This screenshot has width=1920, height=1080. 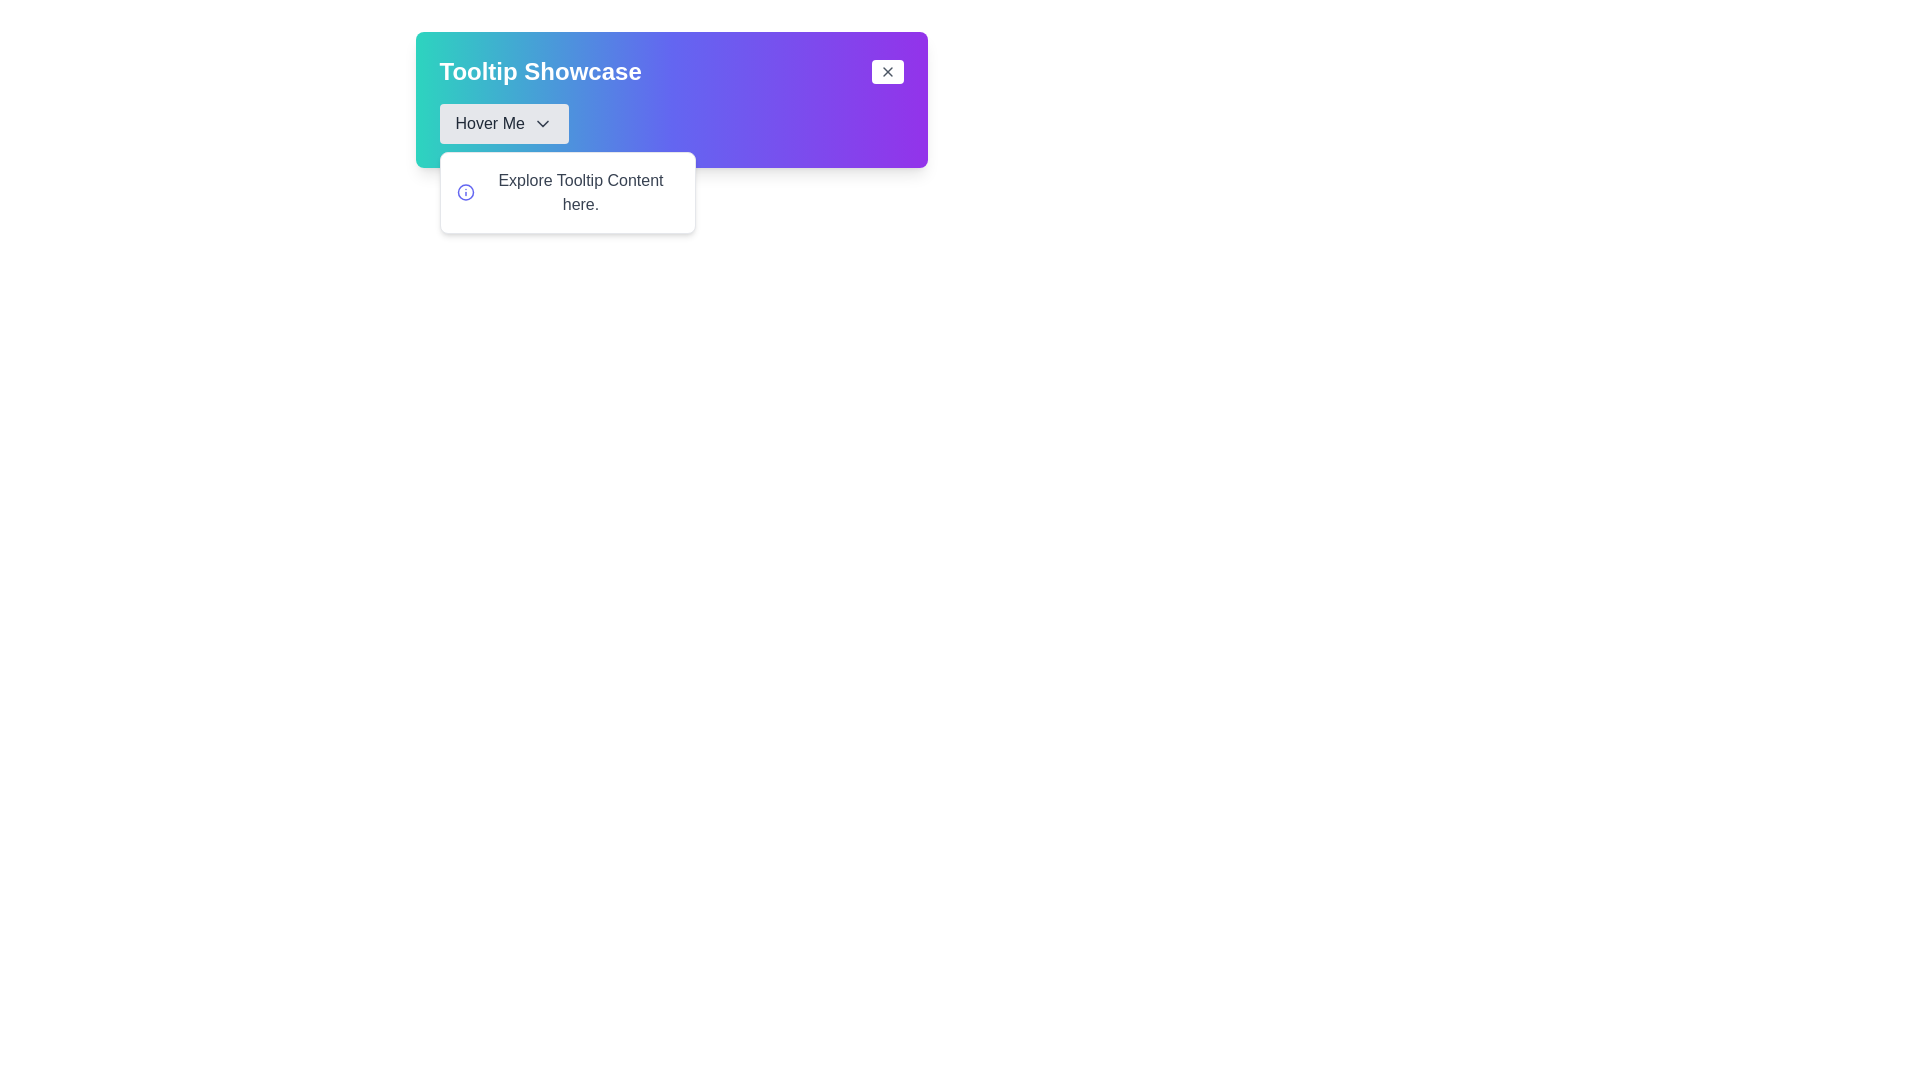 I want to click on the chevron icon indicating a dropdown menu located to the right of the 'Hover Me' button, so click(x=542, y=123).